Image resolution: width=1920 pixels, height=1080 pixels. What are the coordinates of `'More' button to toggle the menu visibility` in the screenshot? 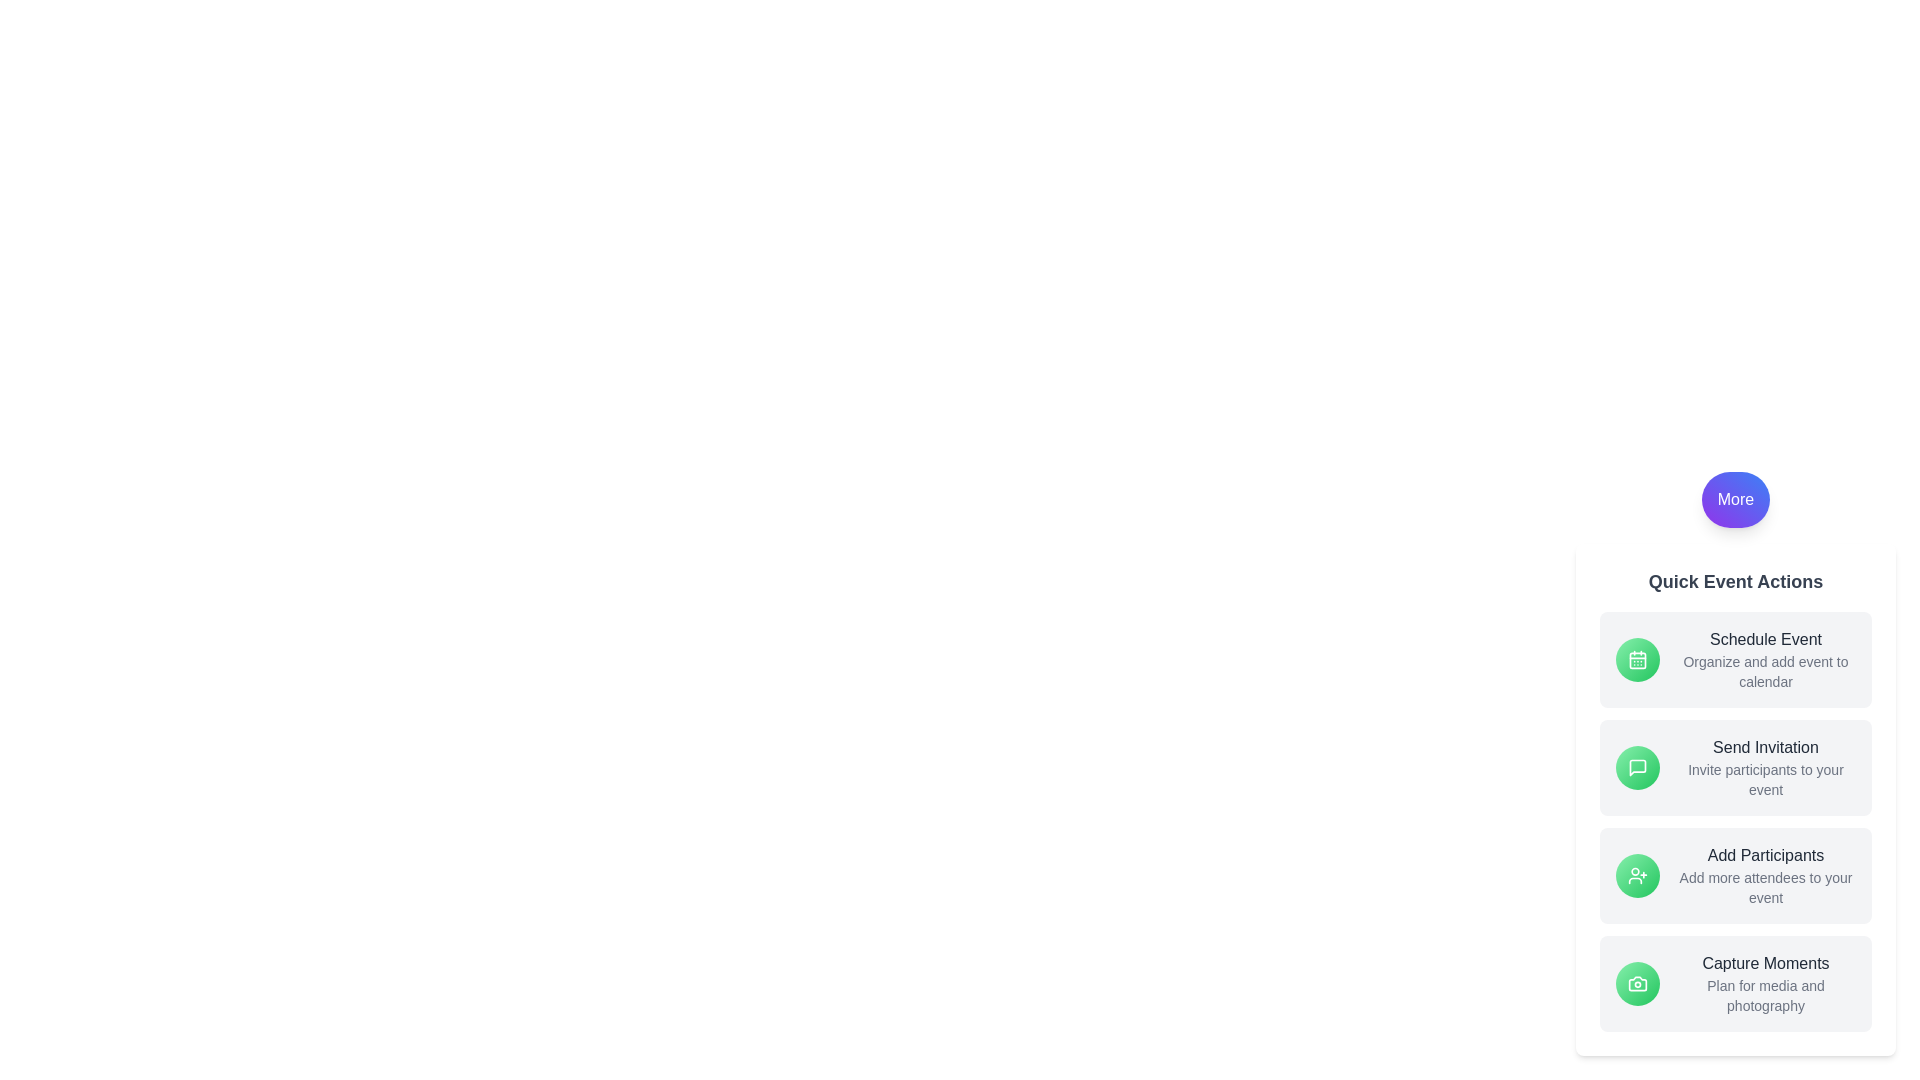 It's located at (1735, 499).